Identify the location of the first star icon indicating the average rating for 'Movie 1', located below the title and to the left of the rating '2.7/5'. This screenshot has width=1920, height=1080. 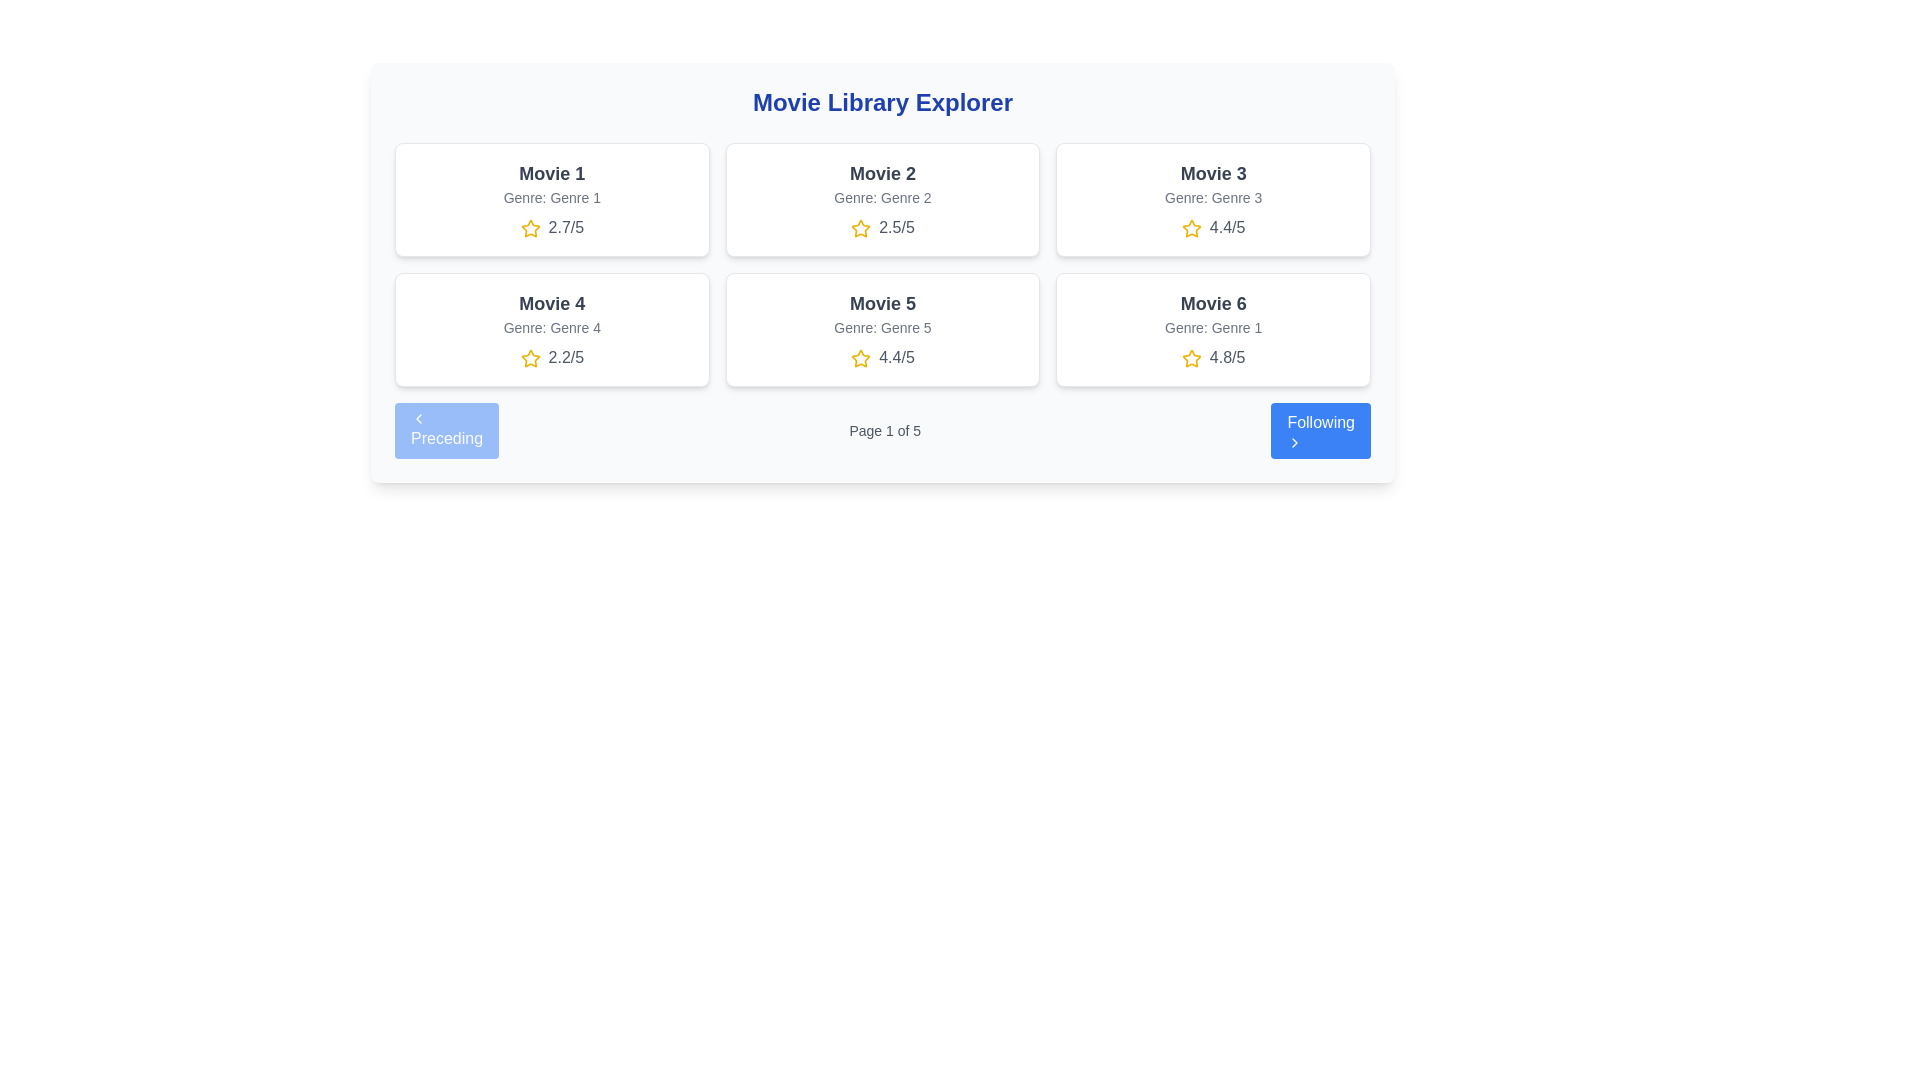
(530, 227).